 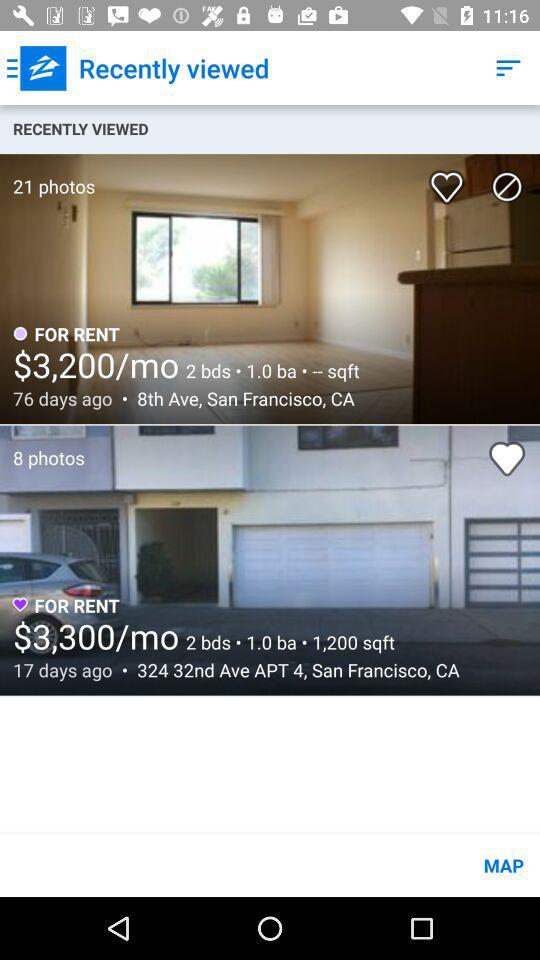 I want to click on the item above the recently viewed item, so click(x=508, y=68).